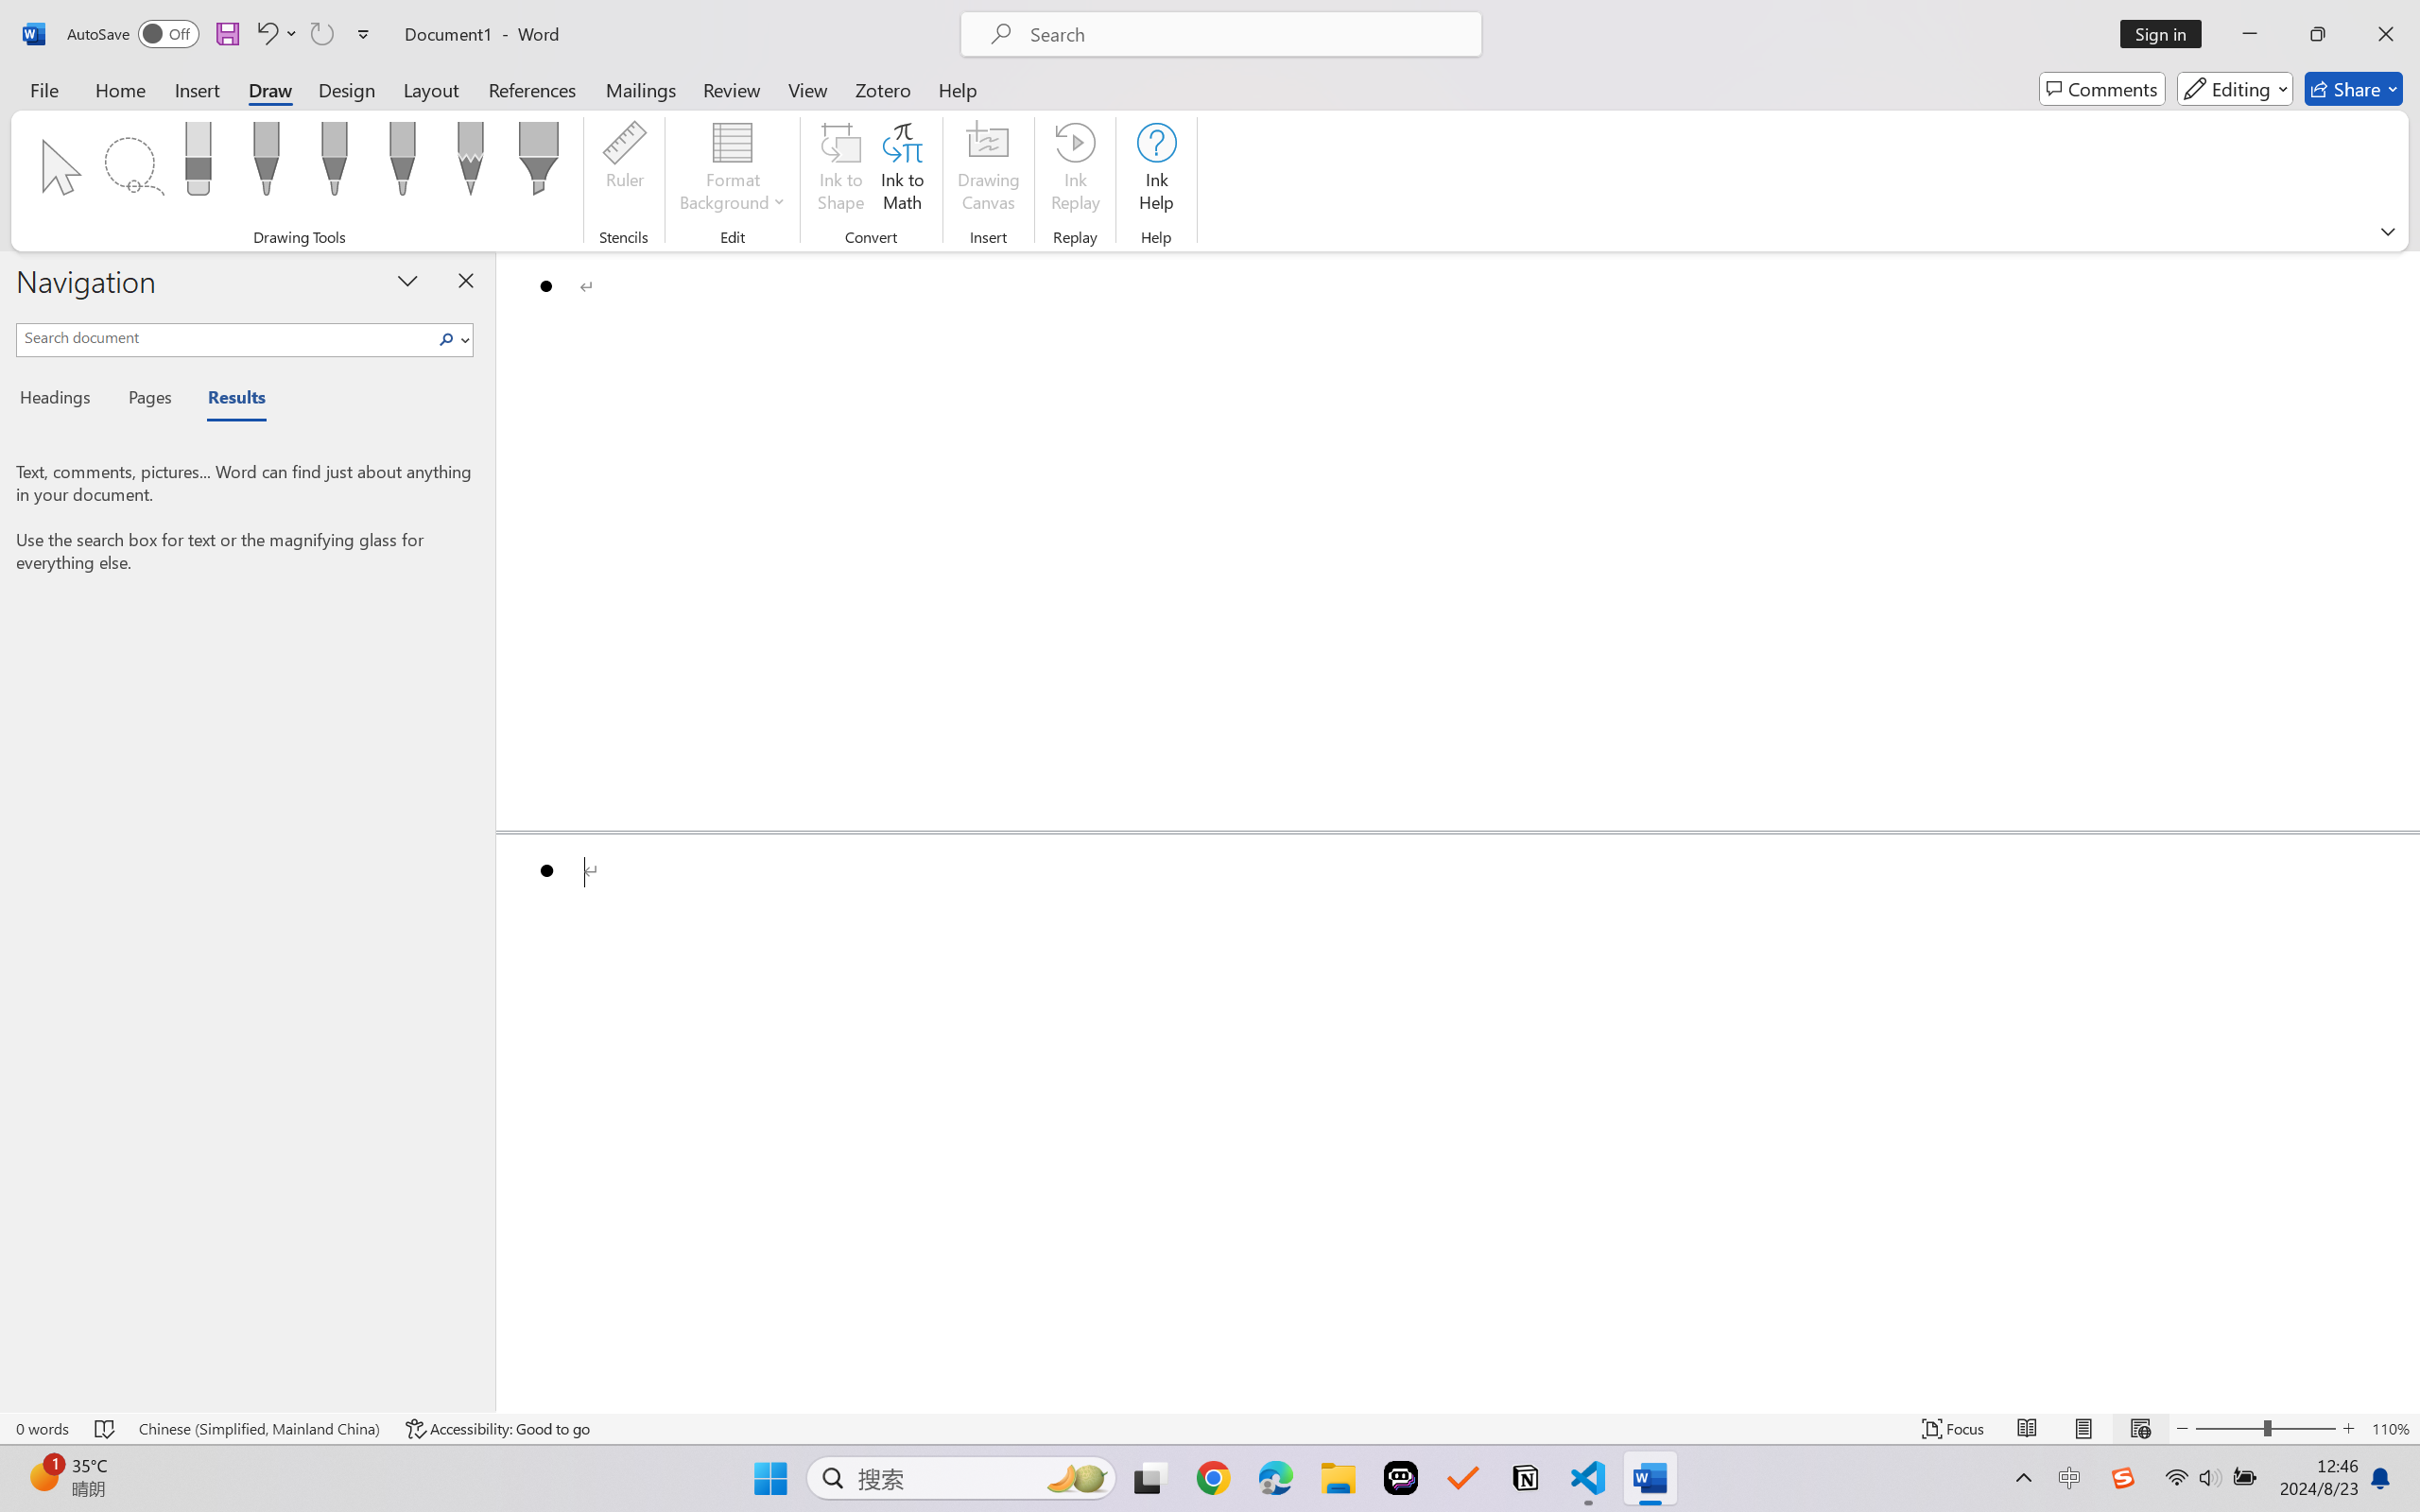  What do you see at coordinates (225, 335) in the screenshot?
I see `'Search document'` at bounding box center [225, 335].